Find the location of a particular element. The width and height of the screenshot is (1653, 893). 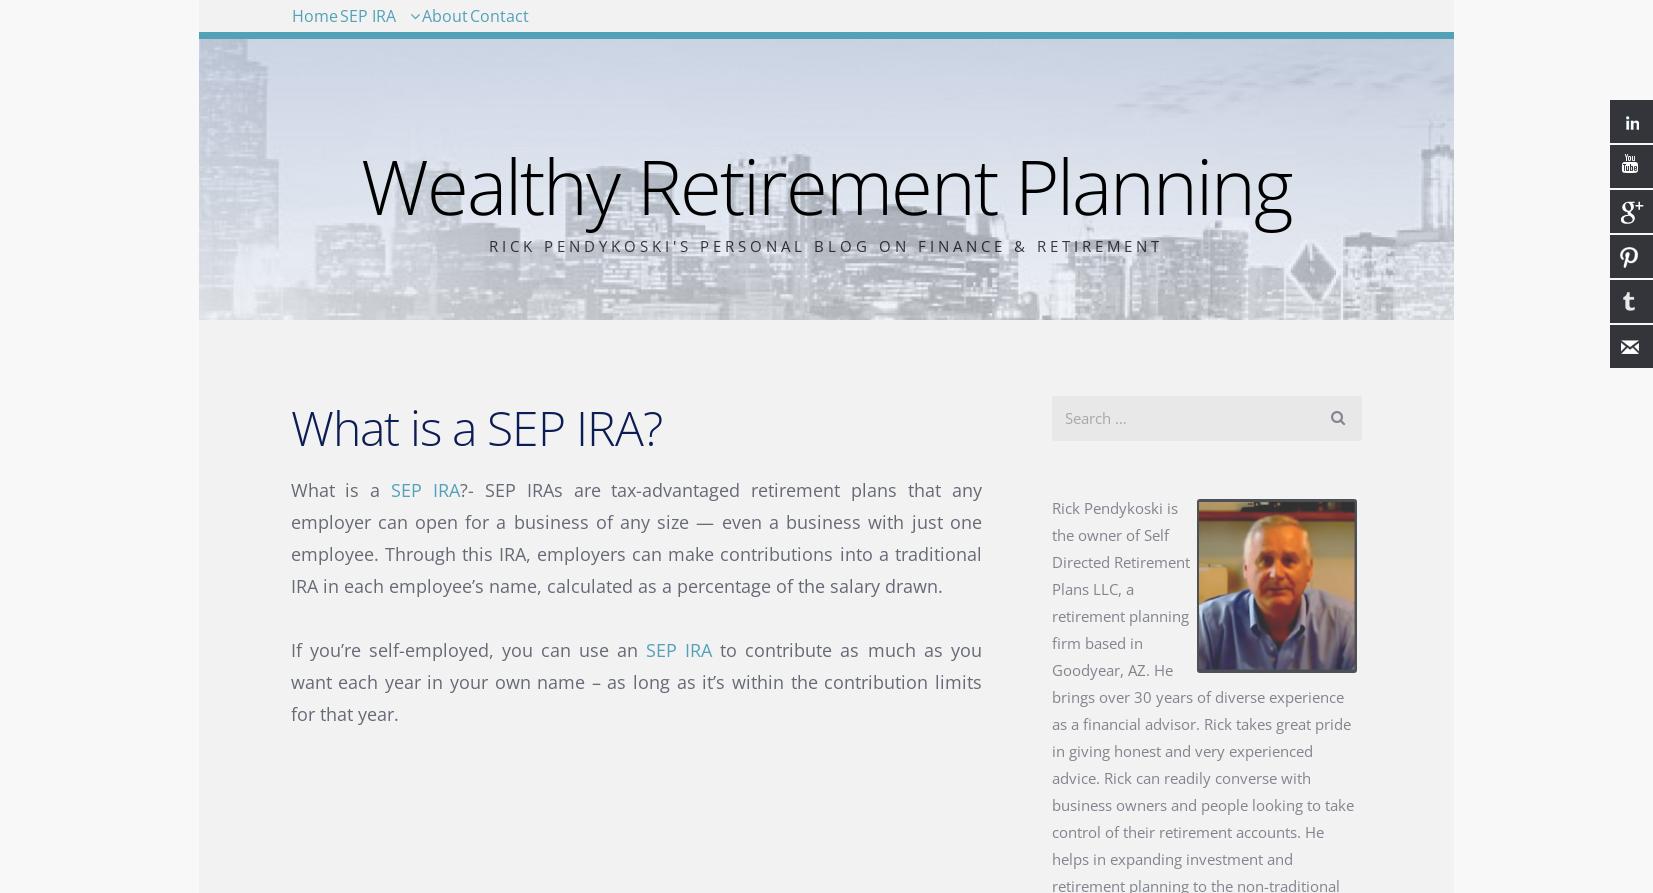

'Wealthy Retirement Planning' is located at coordinates (825, 183).